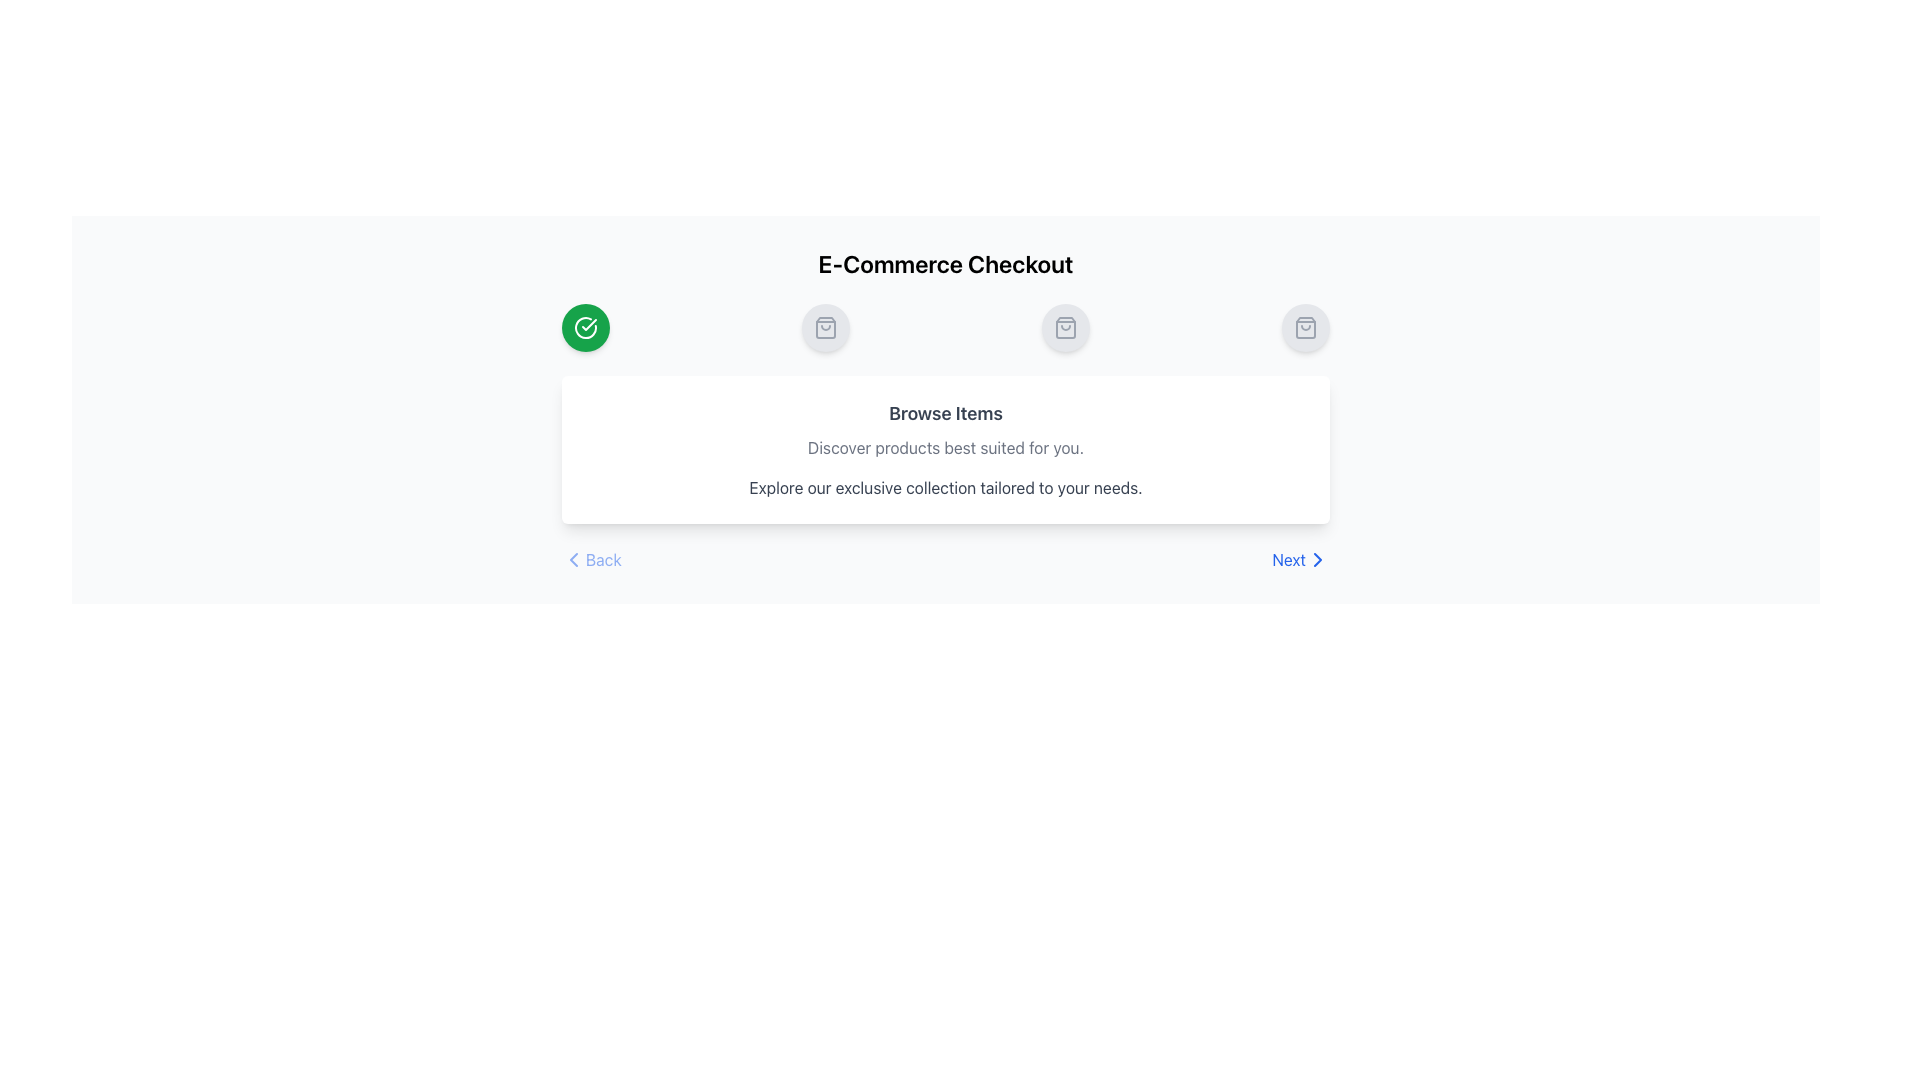  Describe the element at coordinates (944, 412) in the screenshot. I see `the 'Browse Items' text header, which is prominently displayed at the top of its containing section in a large, bold font` at that location.